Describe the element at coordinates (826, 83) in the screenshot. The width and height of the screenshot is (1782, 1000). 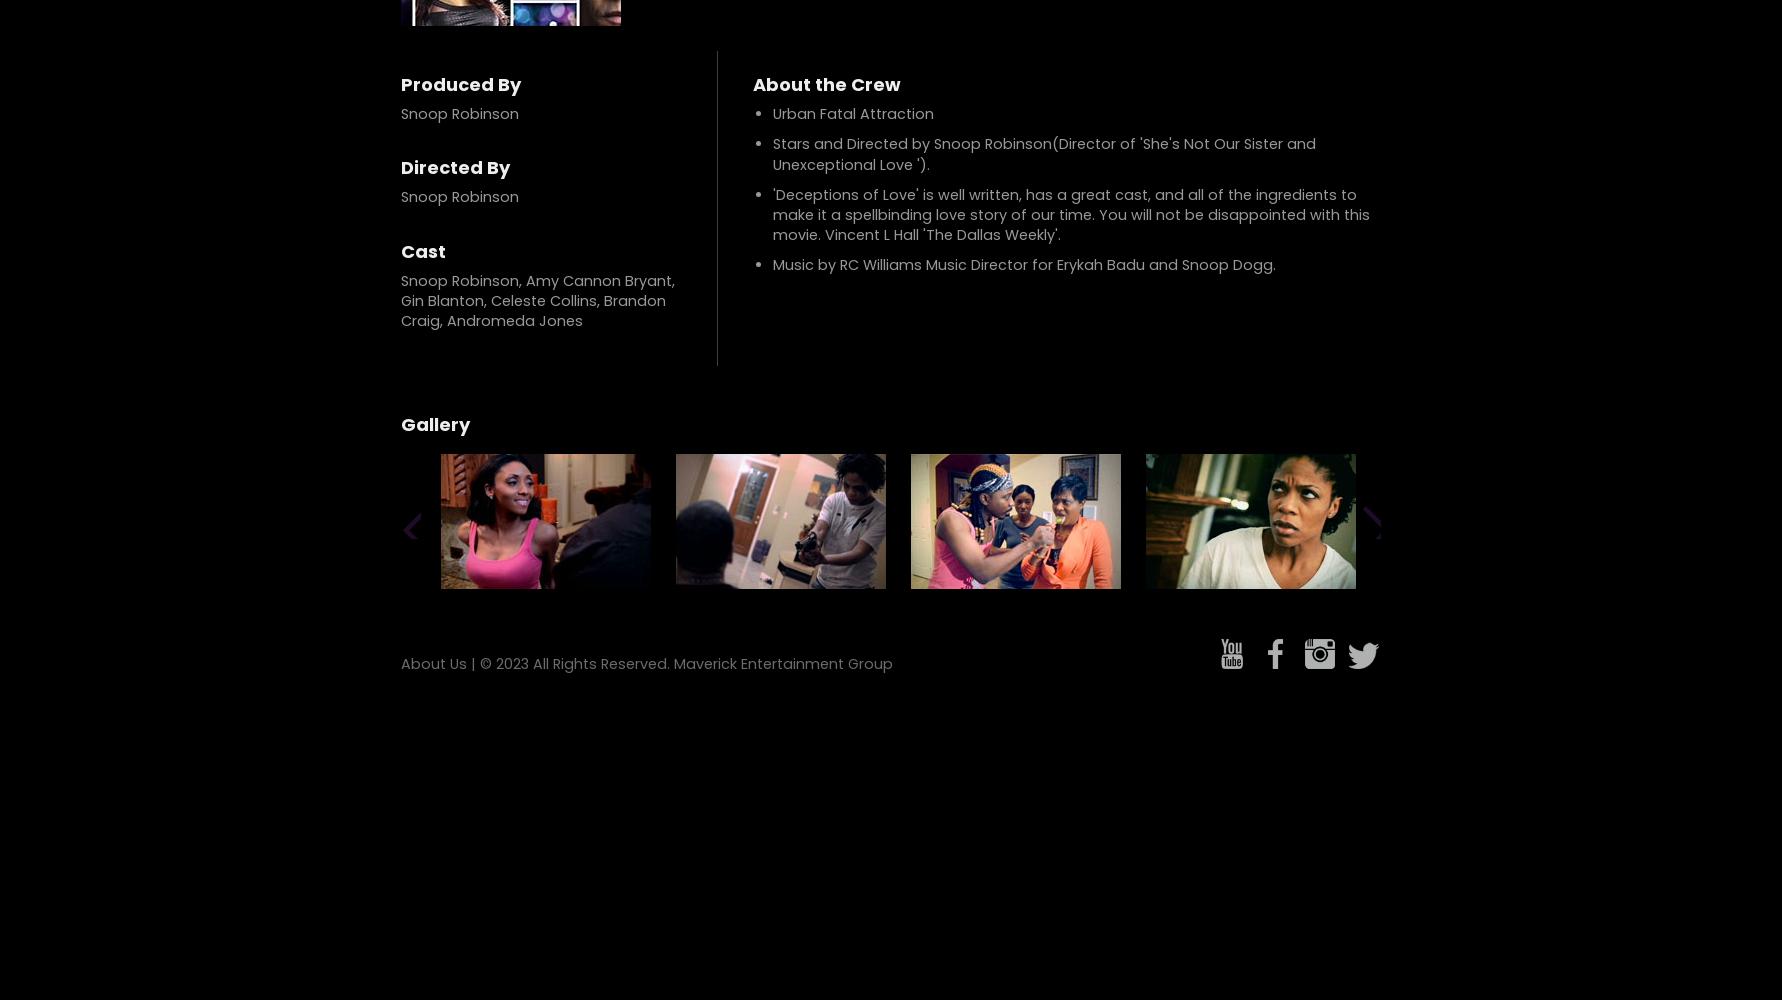
I see `'About the Crew'` at that location.